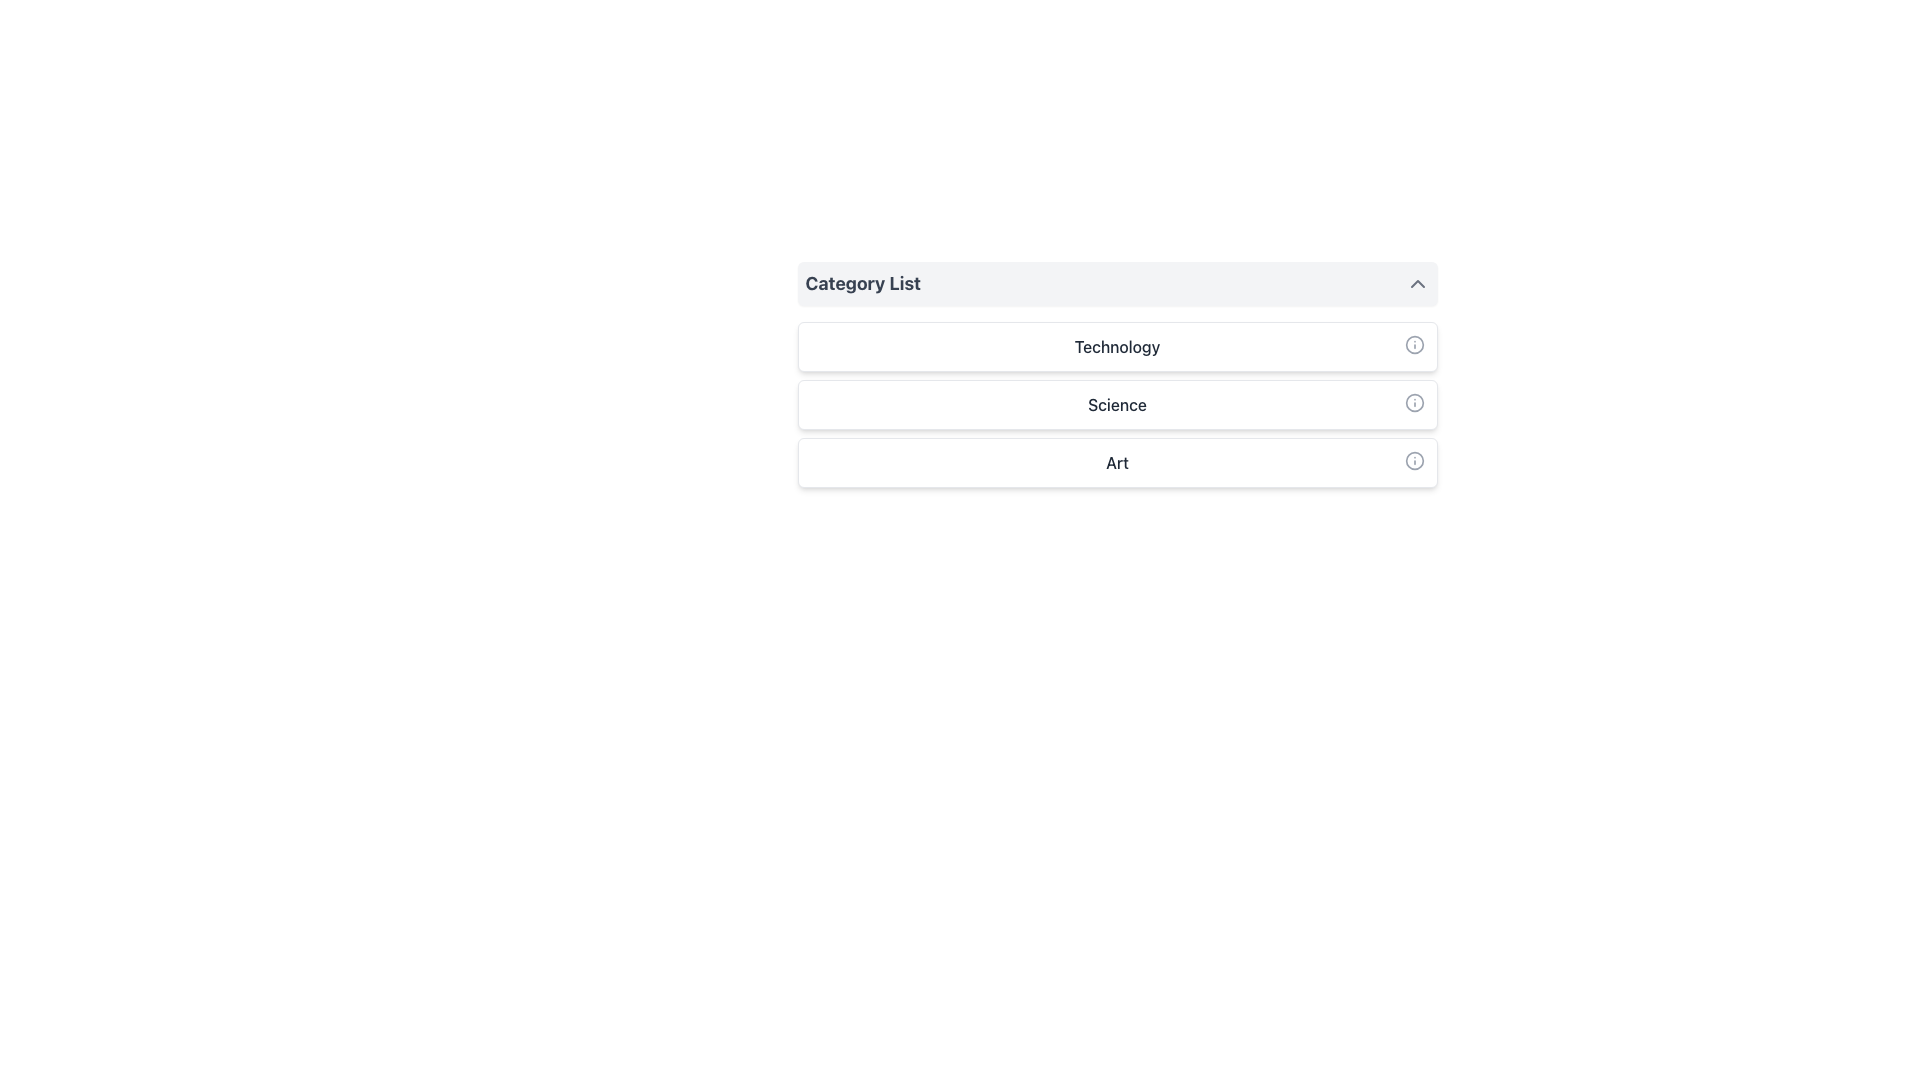  Describe the element at coordinates (1413, 343) in the screenshot. I see `the Informational Icon located at the top-right corner of the 'Technology' section` at that location.